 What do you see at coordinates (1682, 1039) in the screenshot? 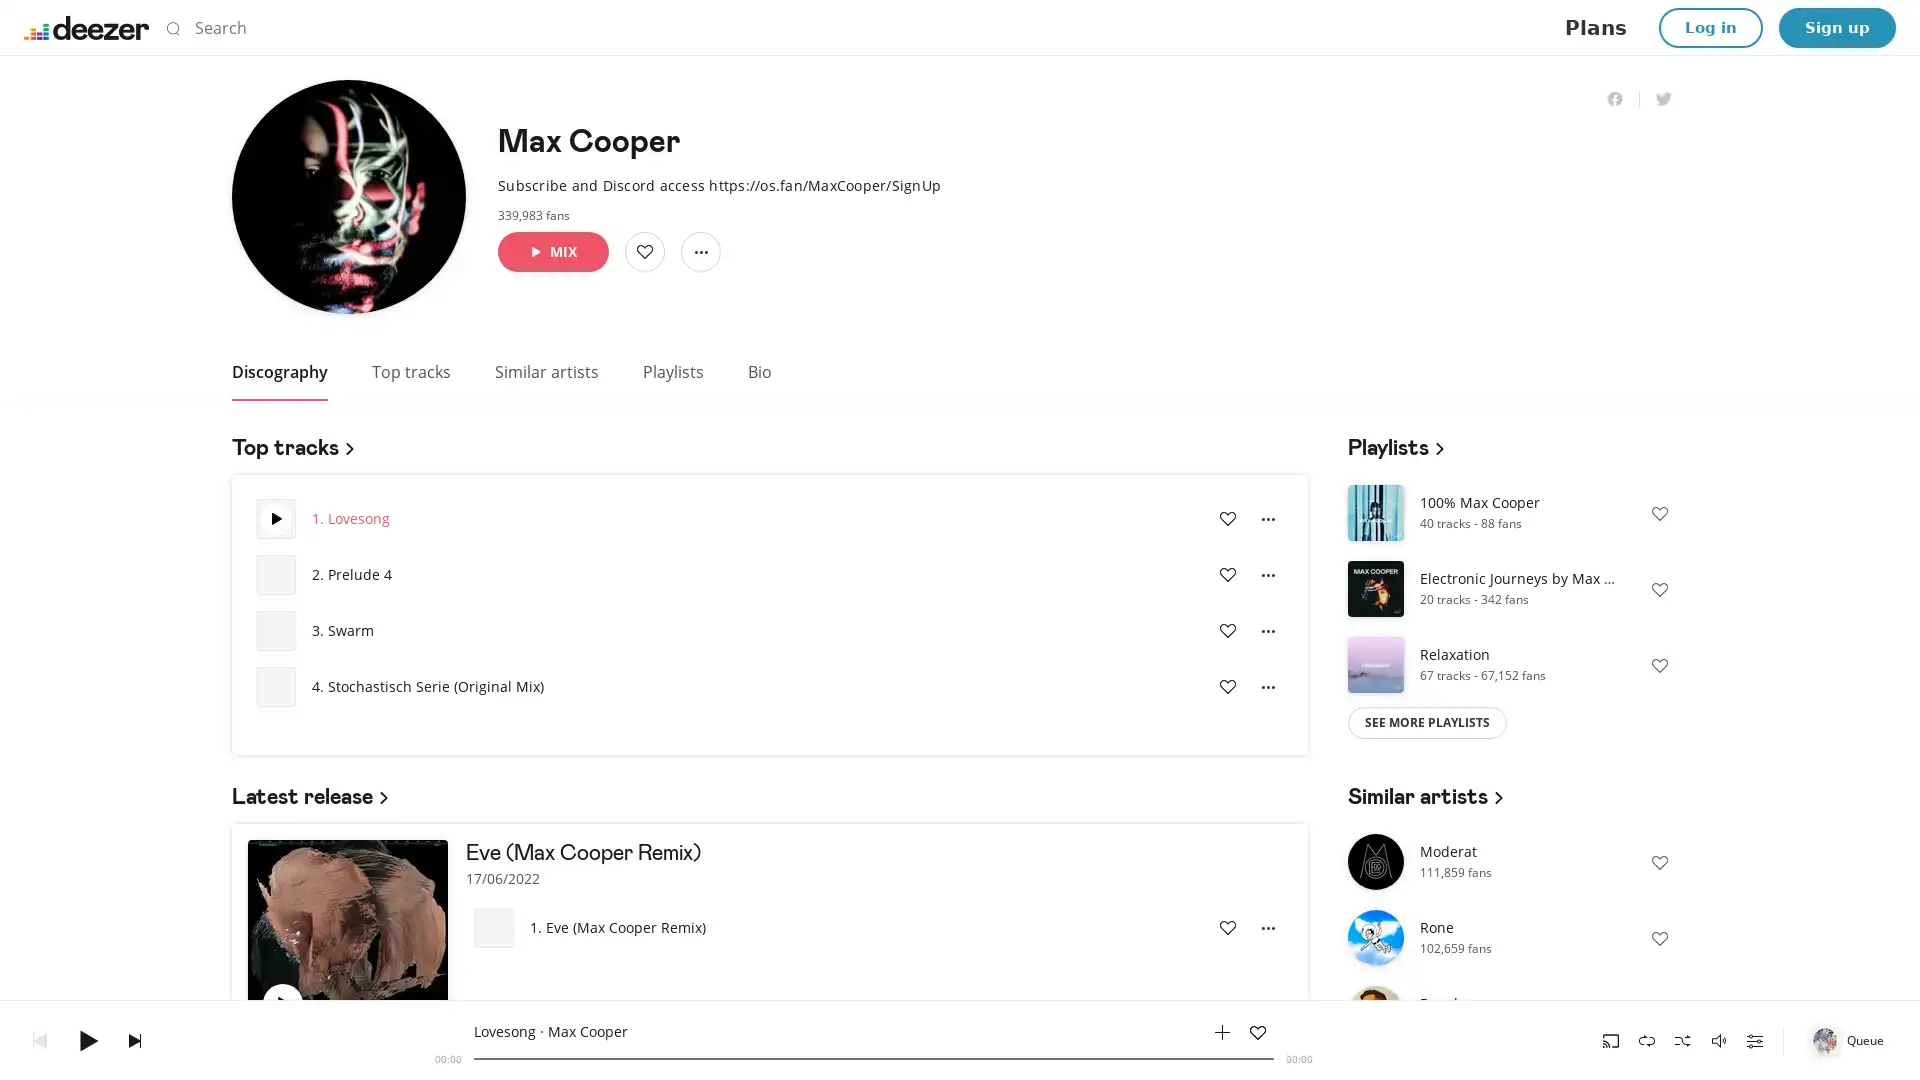
I see `Turn on Shuffle` at bounding box center [1682, 1039].